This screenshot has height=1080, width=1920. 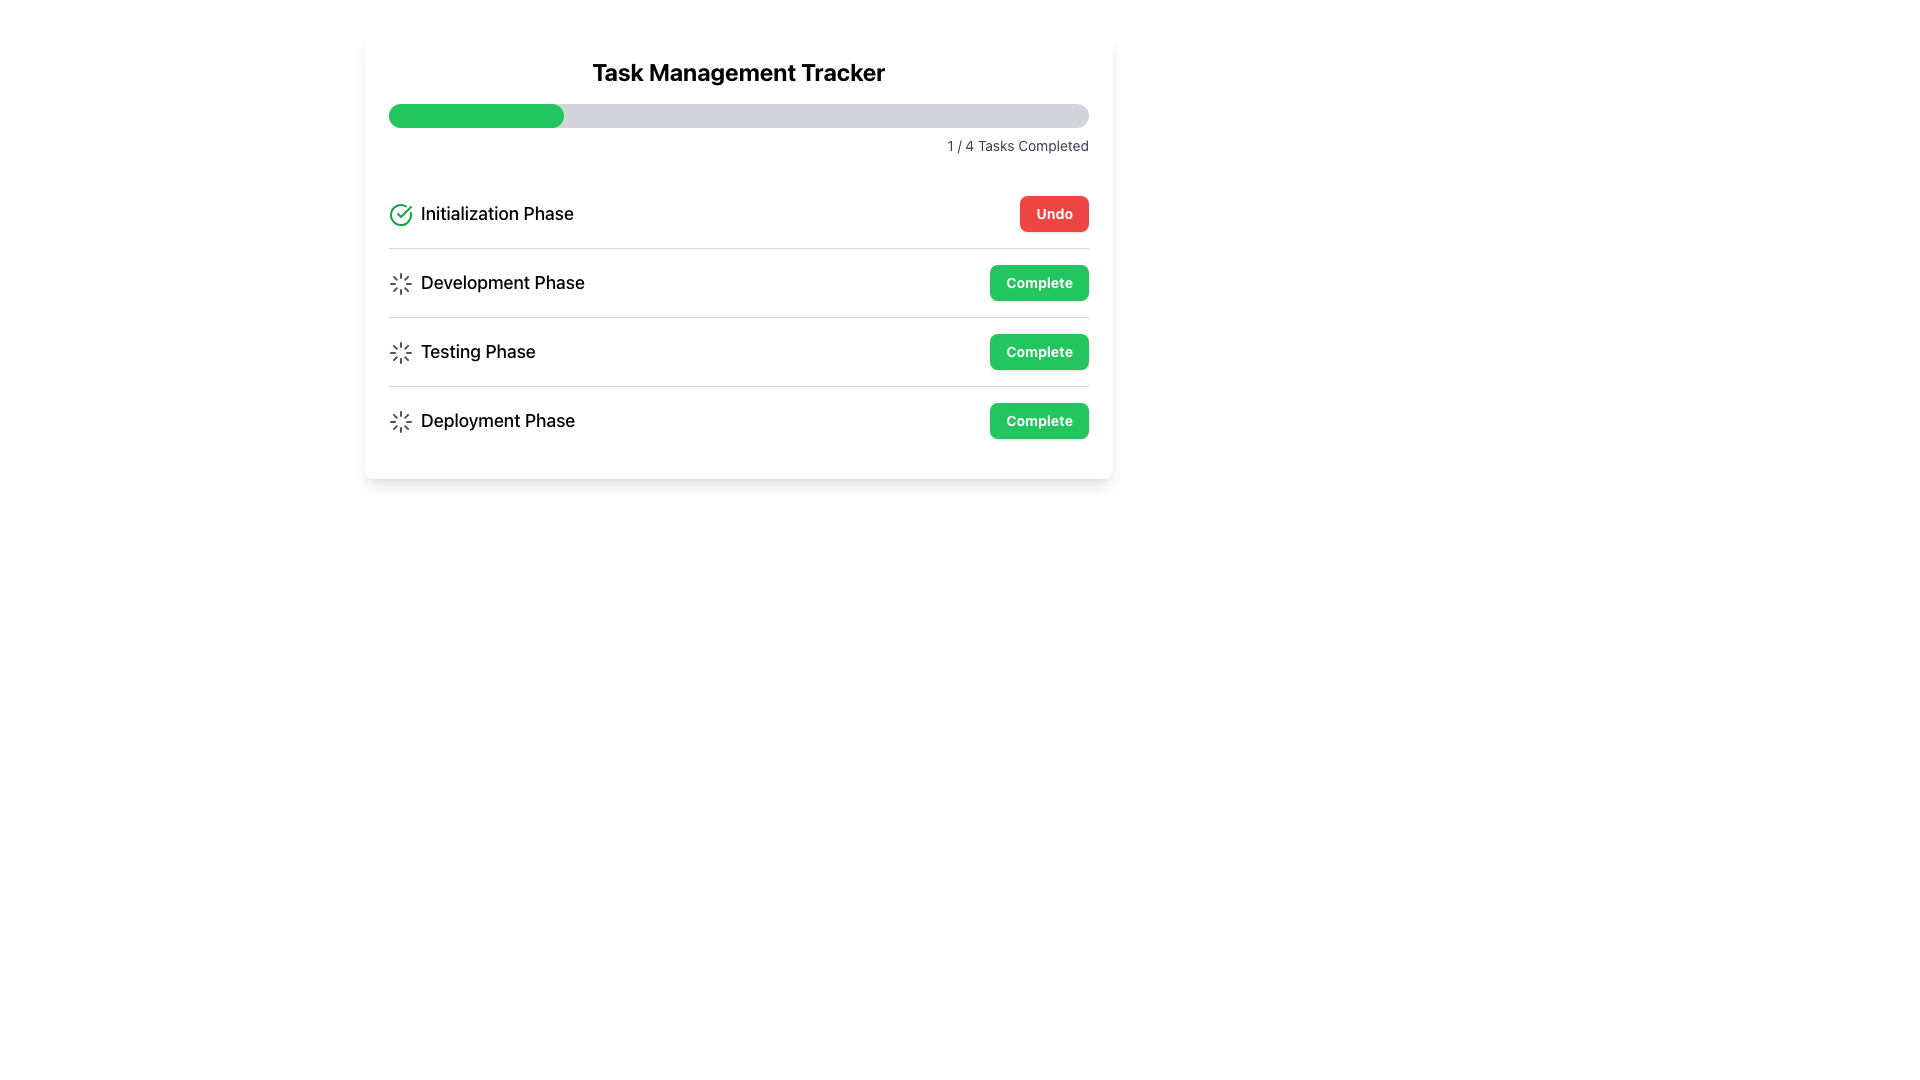 What do you see at coordinates (400, 352) in the screenshot?
I see `the circular loading icon styled in gray, located to the left of the 'Testing Phase' label in the task tracker interface` at bounding box center [400, 352].